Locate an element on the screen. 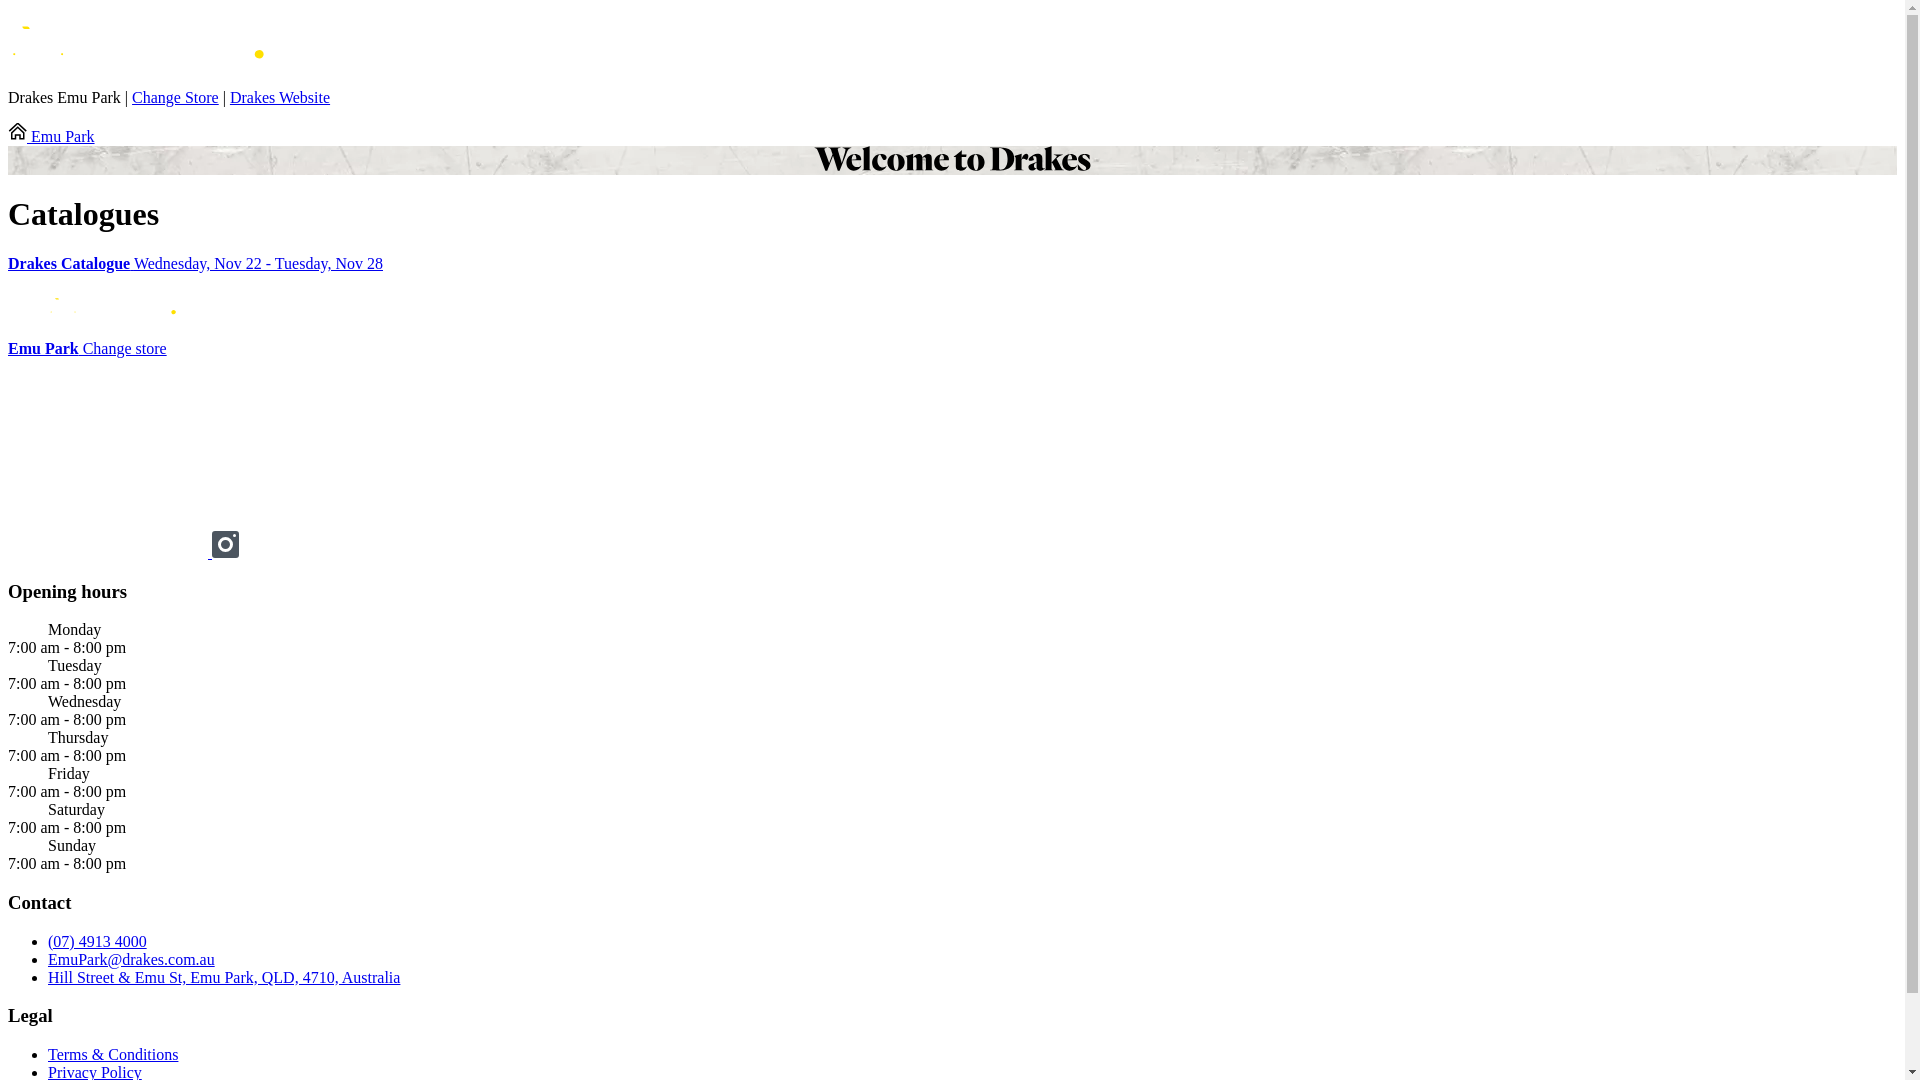 Image resolution: width=1920 pixels, height=1080 pixels. 'EmuPark@drakes.com.au' is located at coordinates (130, 958).